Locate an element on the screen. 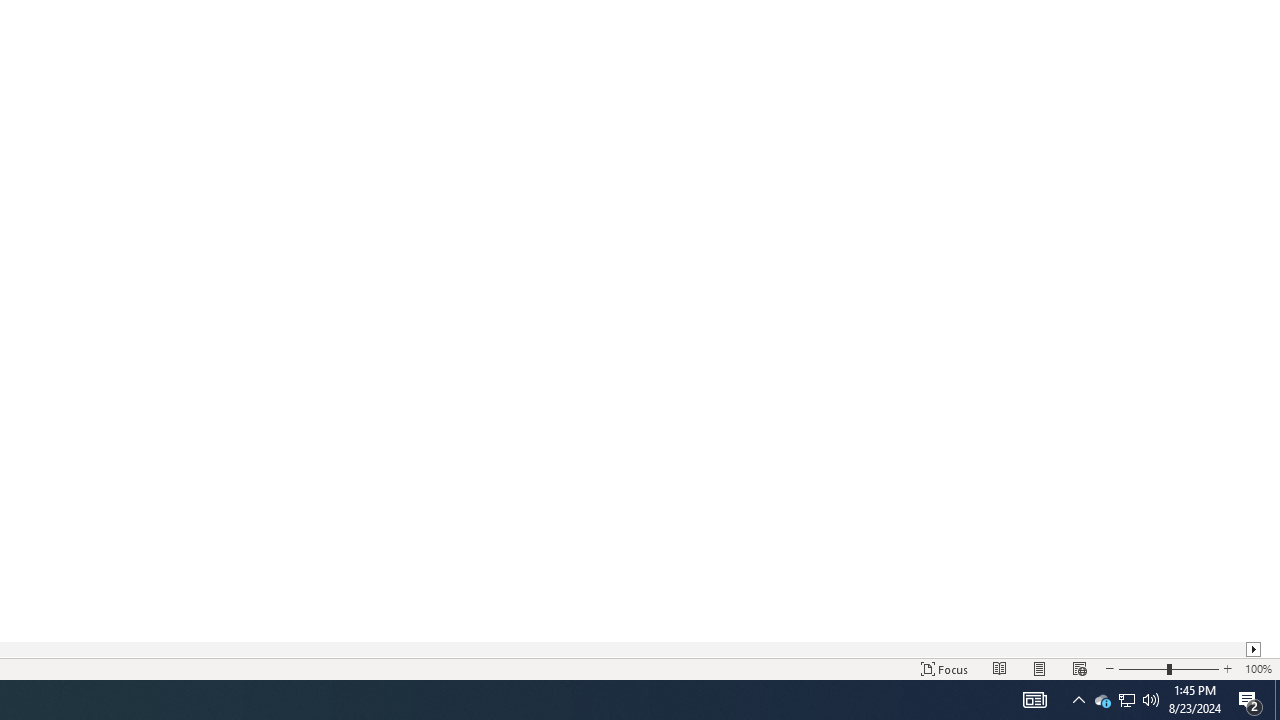 The image size is (1280, 720). 'Zoom Out' is located at coordinates (1143, 669).